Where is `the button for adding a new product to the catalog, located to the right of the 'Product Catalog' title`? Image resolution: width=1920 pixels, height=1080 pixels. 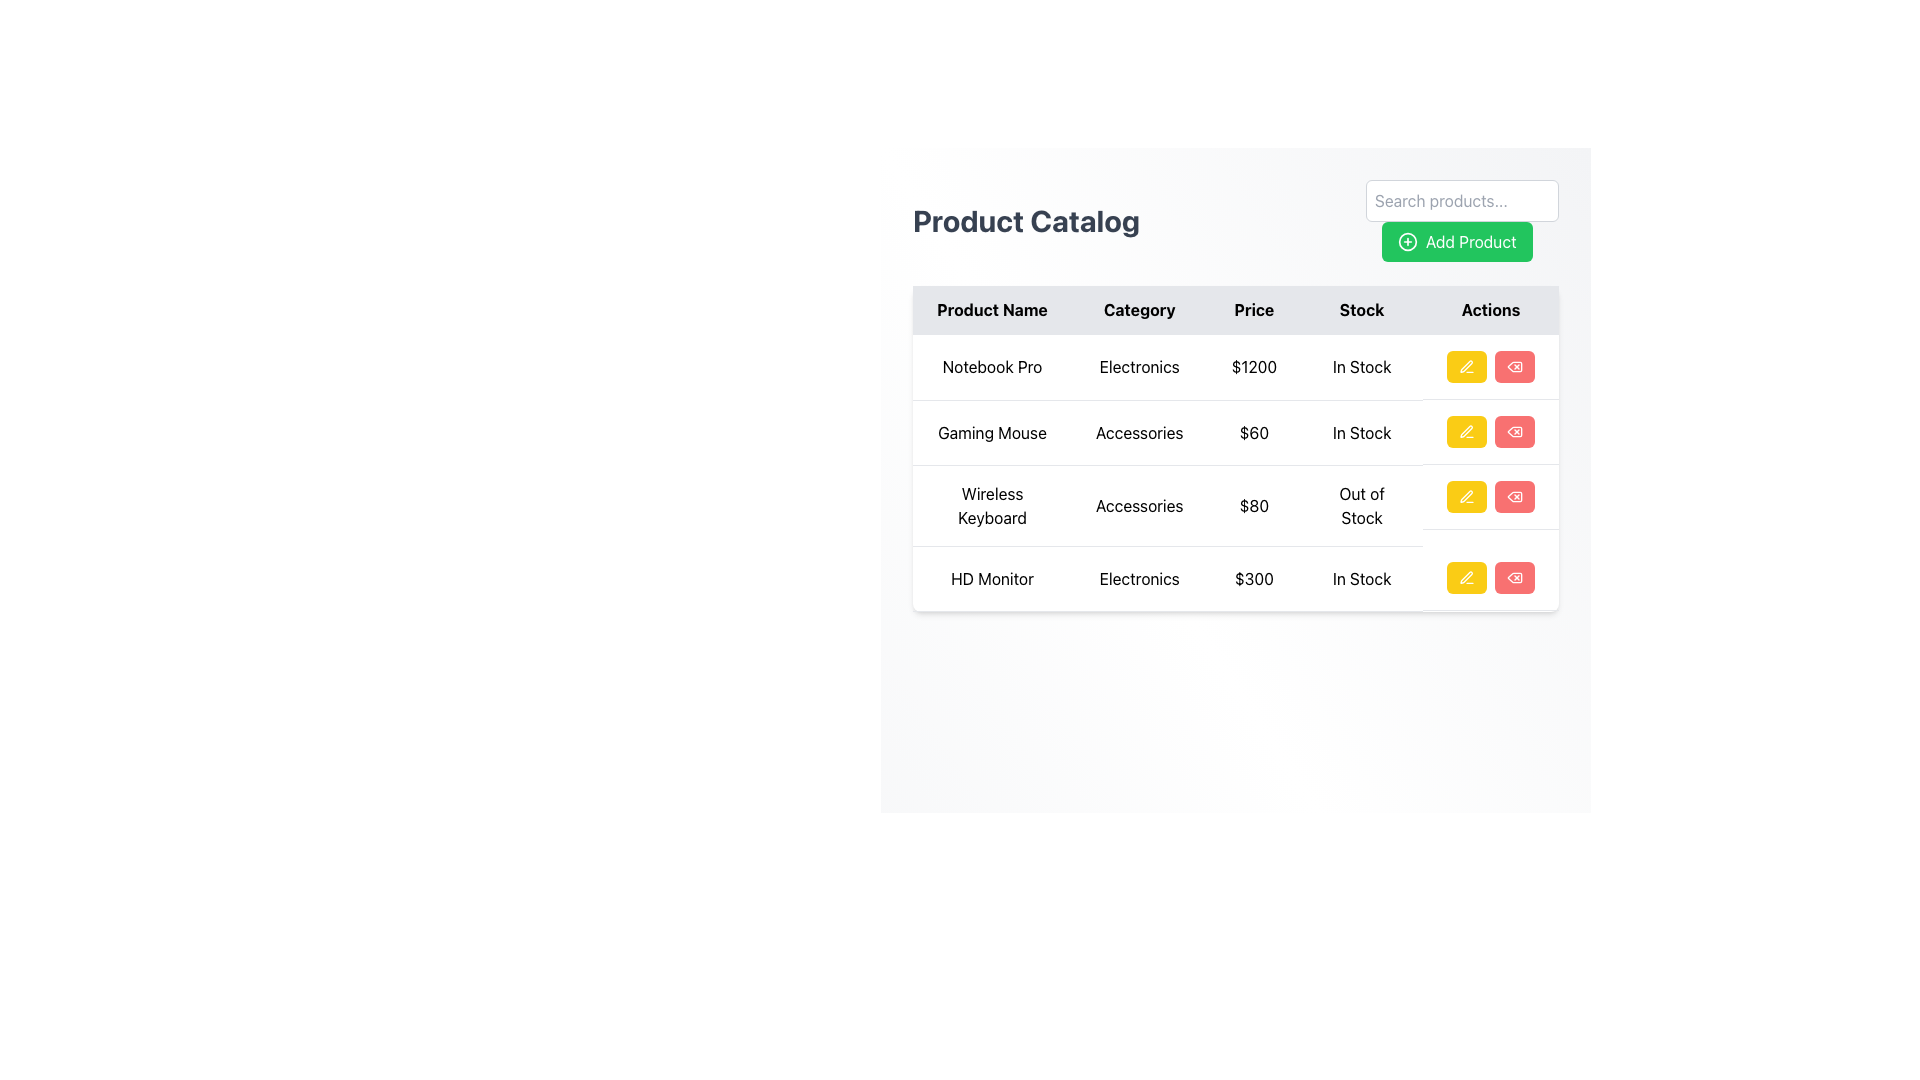 the button for adding a new product to the catalog, located to the right of the 'Product Catalog' title is located at coordinates (1462, 220).